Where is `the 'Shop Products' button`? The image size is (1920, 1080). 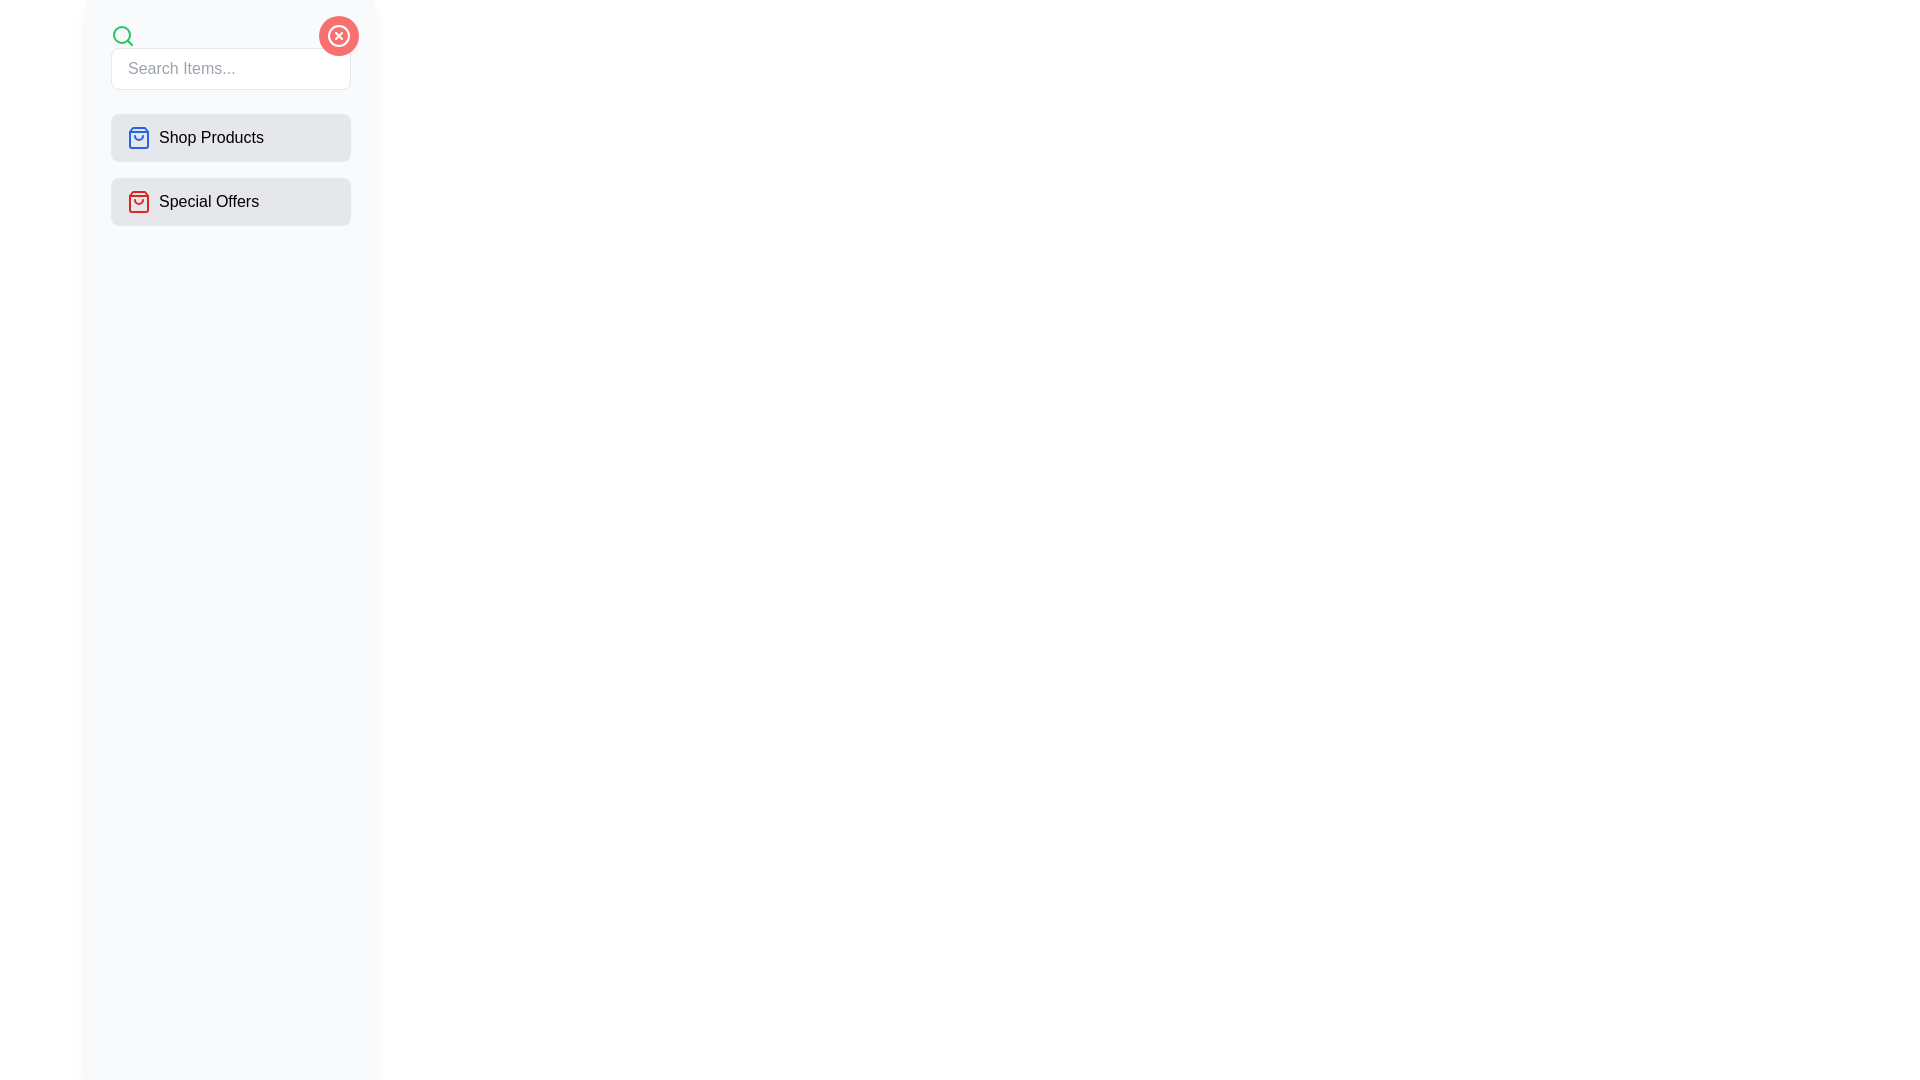
the 'Shop Products' button is located at coordinates (230, 137).